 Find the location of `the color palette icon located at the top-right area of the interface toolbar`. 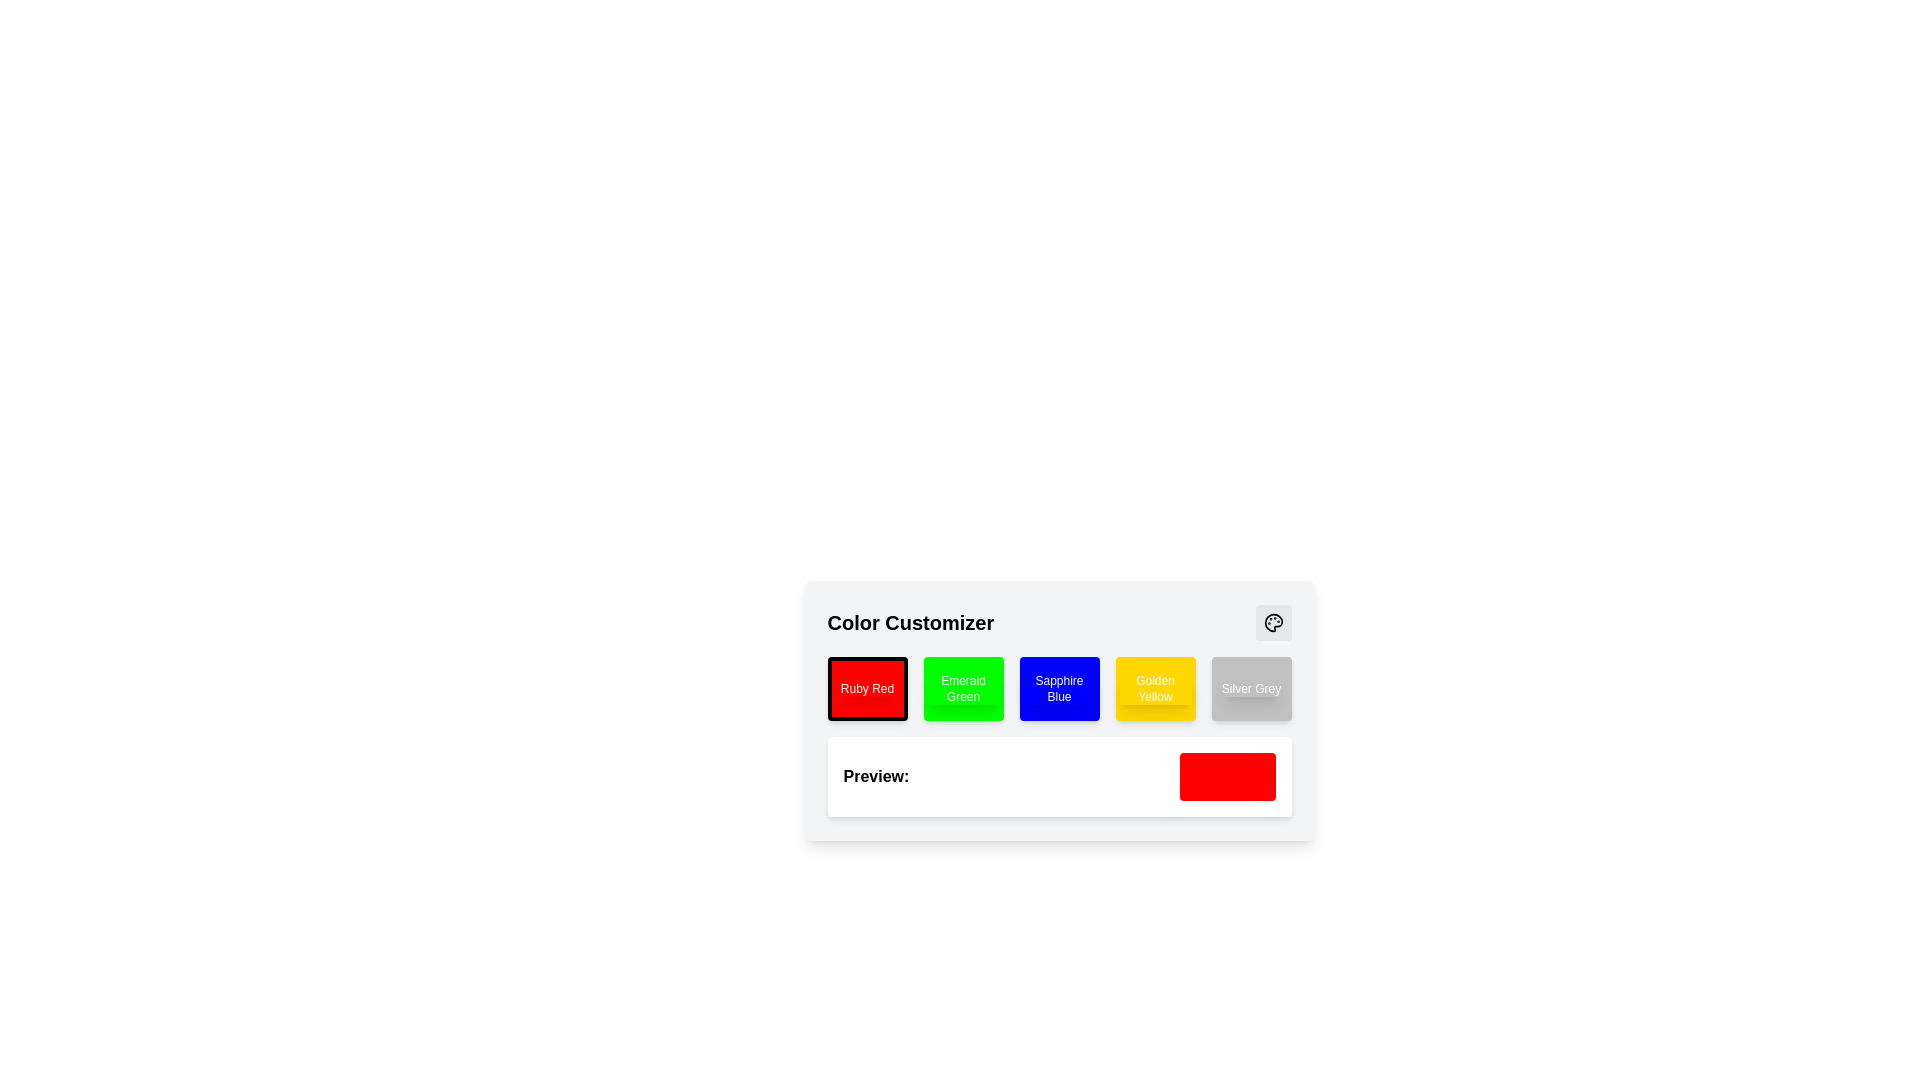

the color palette icon located at the top-right area of the interface toolbar is located at coordinates (1272, 622).